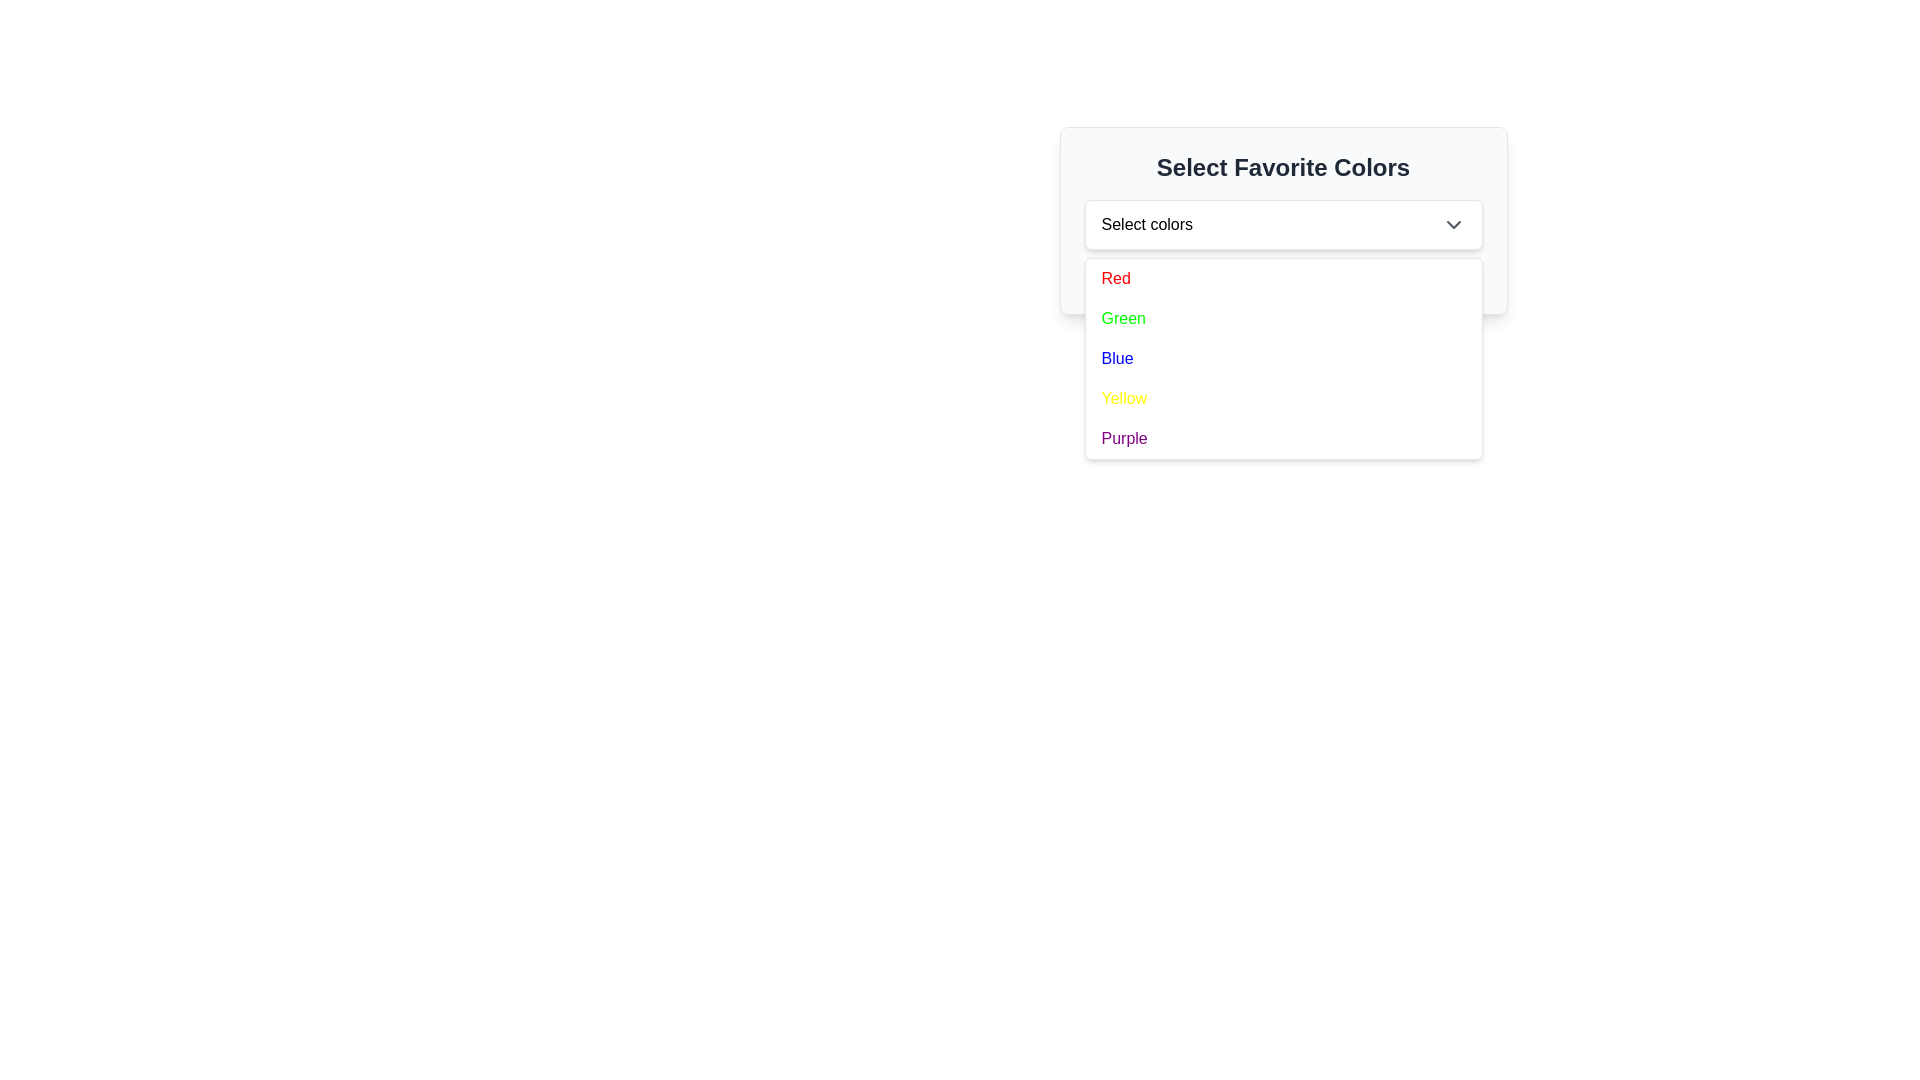  Describe the element at coordinates (1283, 220) in the screenshot. I see `an option from the dropdown menu labeled 'Select colors' under the header 'Select Favorite Colors'` at that location.